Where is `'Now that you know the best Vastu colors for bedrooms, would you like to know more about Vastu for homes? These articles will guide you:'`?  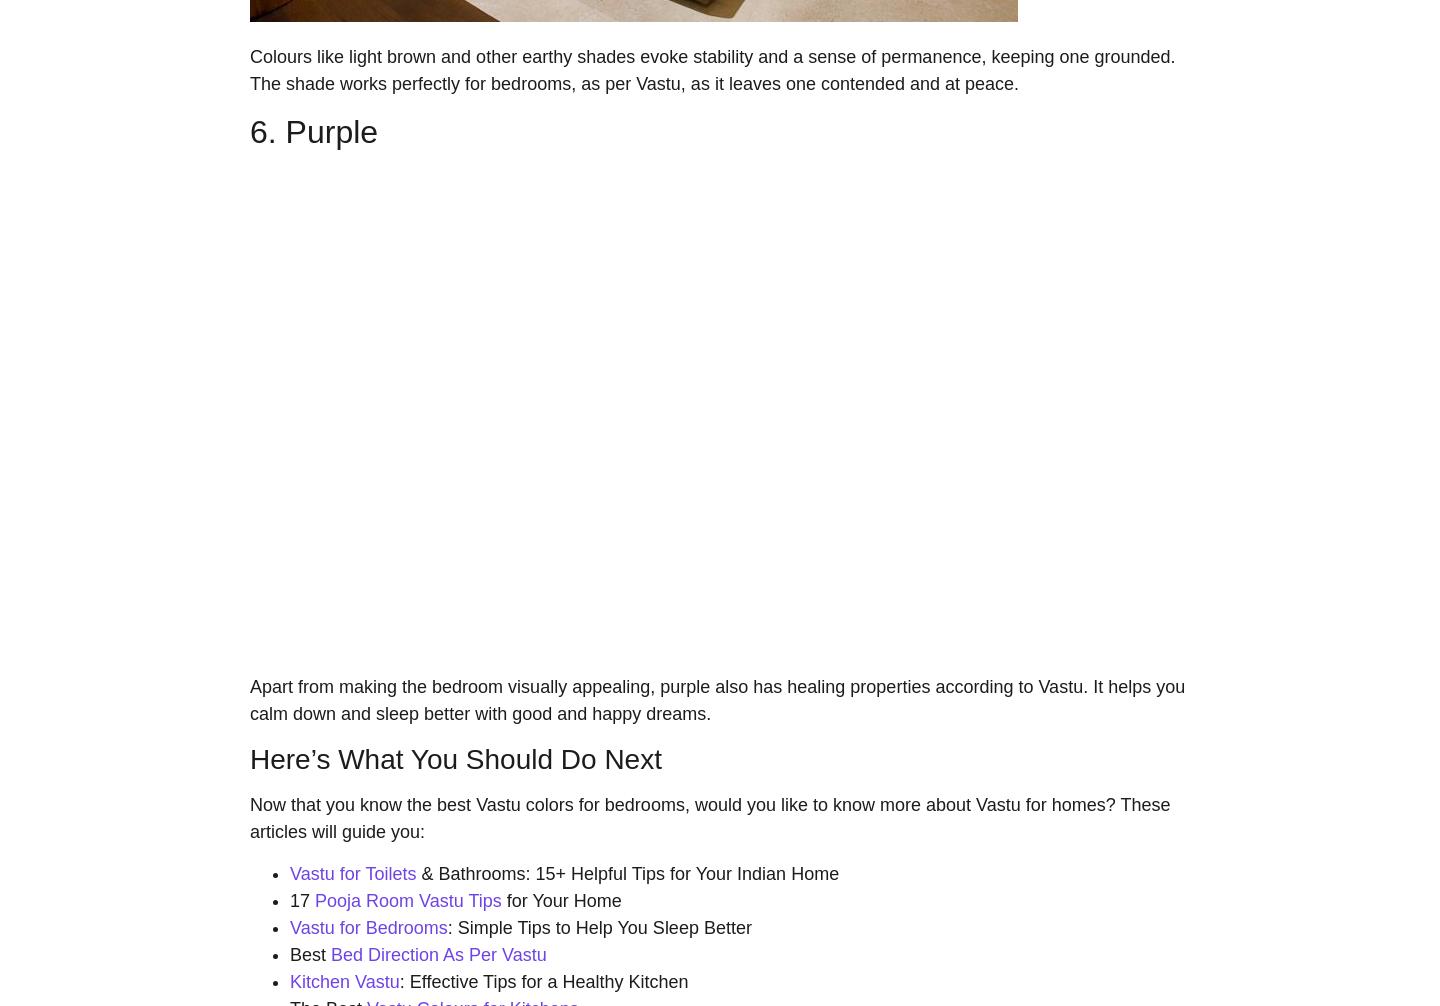 'Now that you know the best Vastu colors for bedrooms, would you like to know more about Vastu for homes? These articles will guide you:' is located at coordinates (248, 817).